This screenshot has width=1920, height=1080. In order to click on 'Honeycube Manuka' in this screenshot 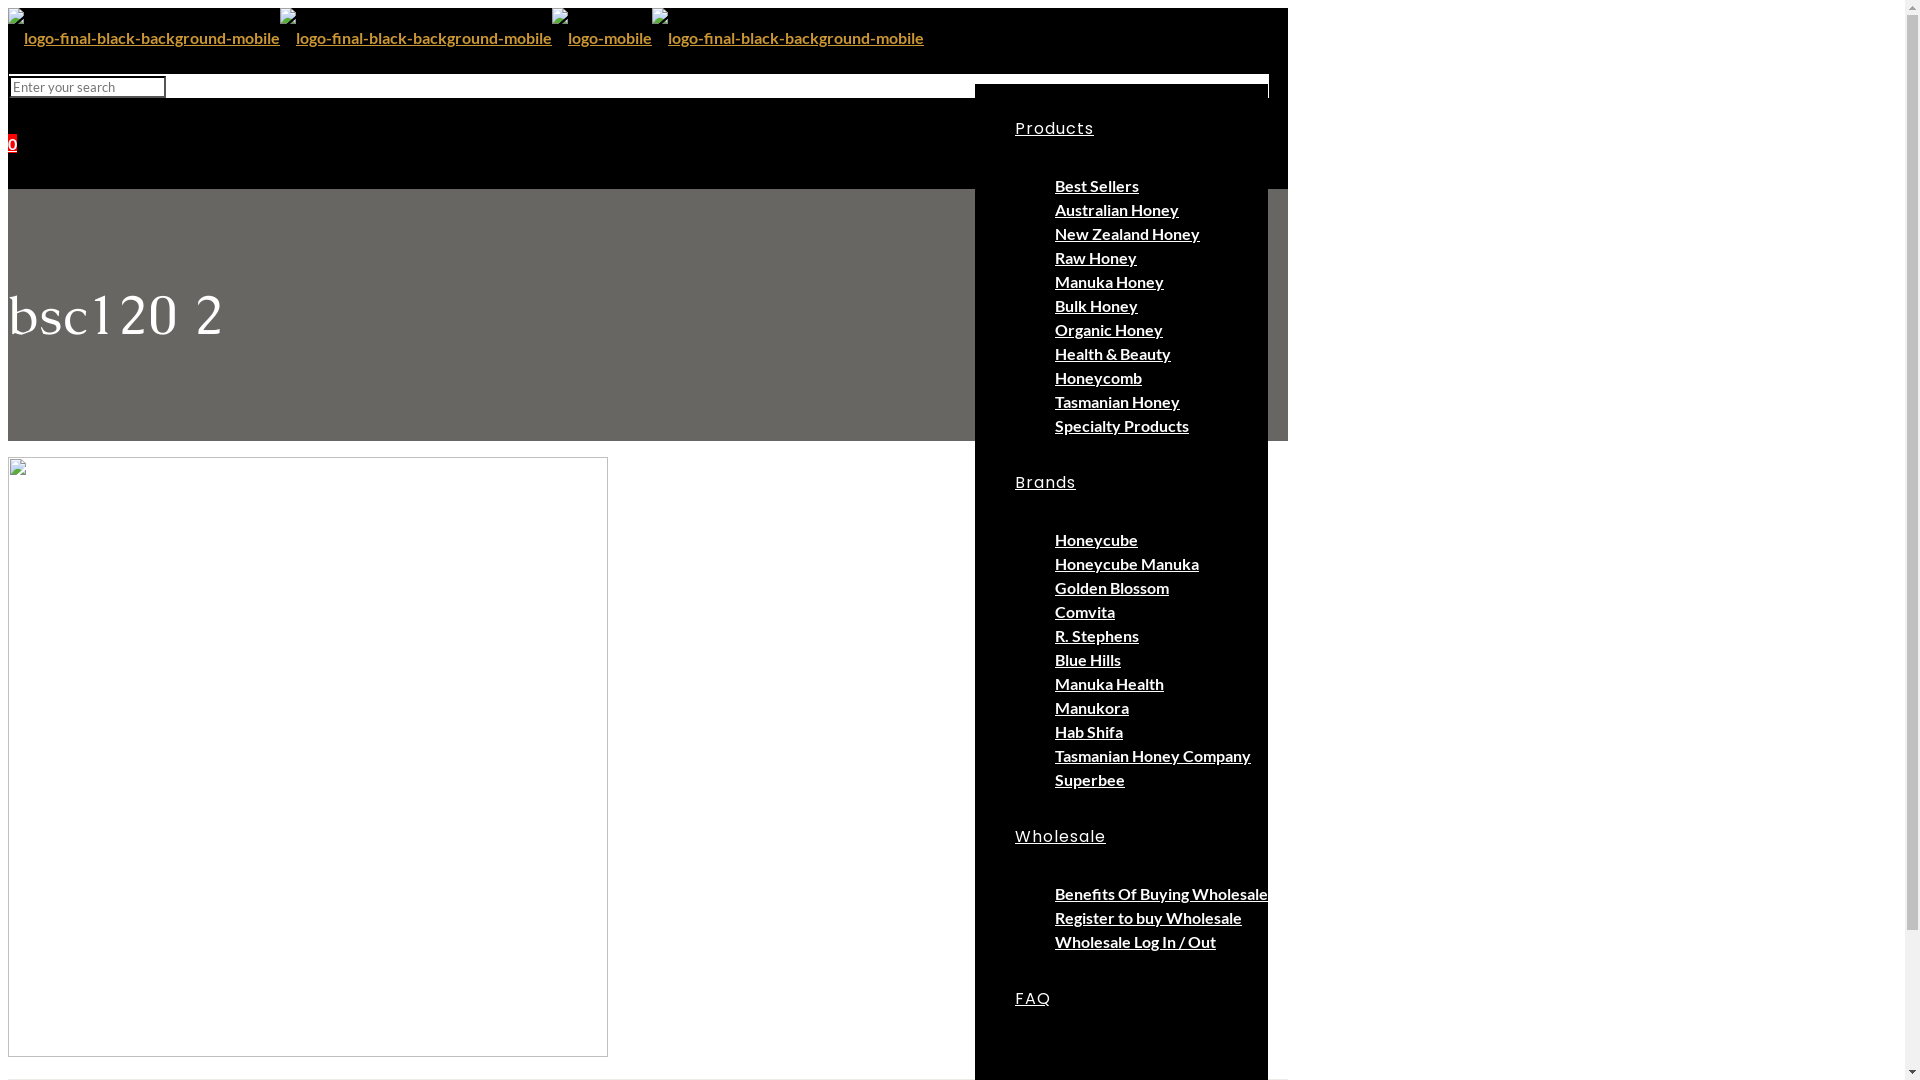, I will do `click(1127, 563)`.